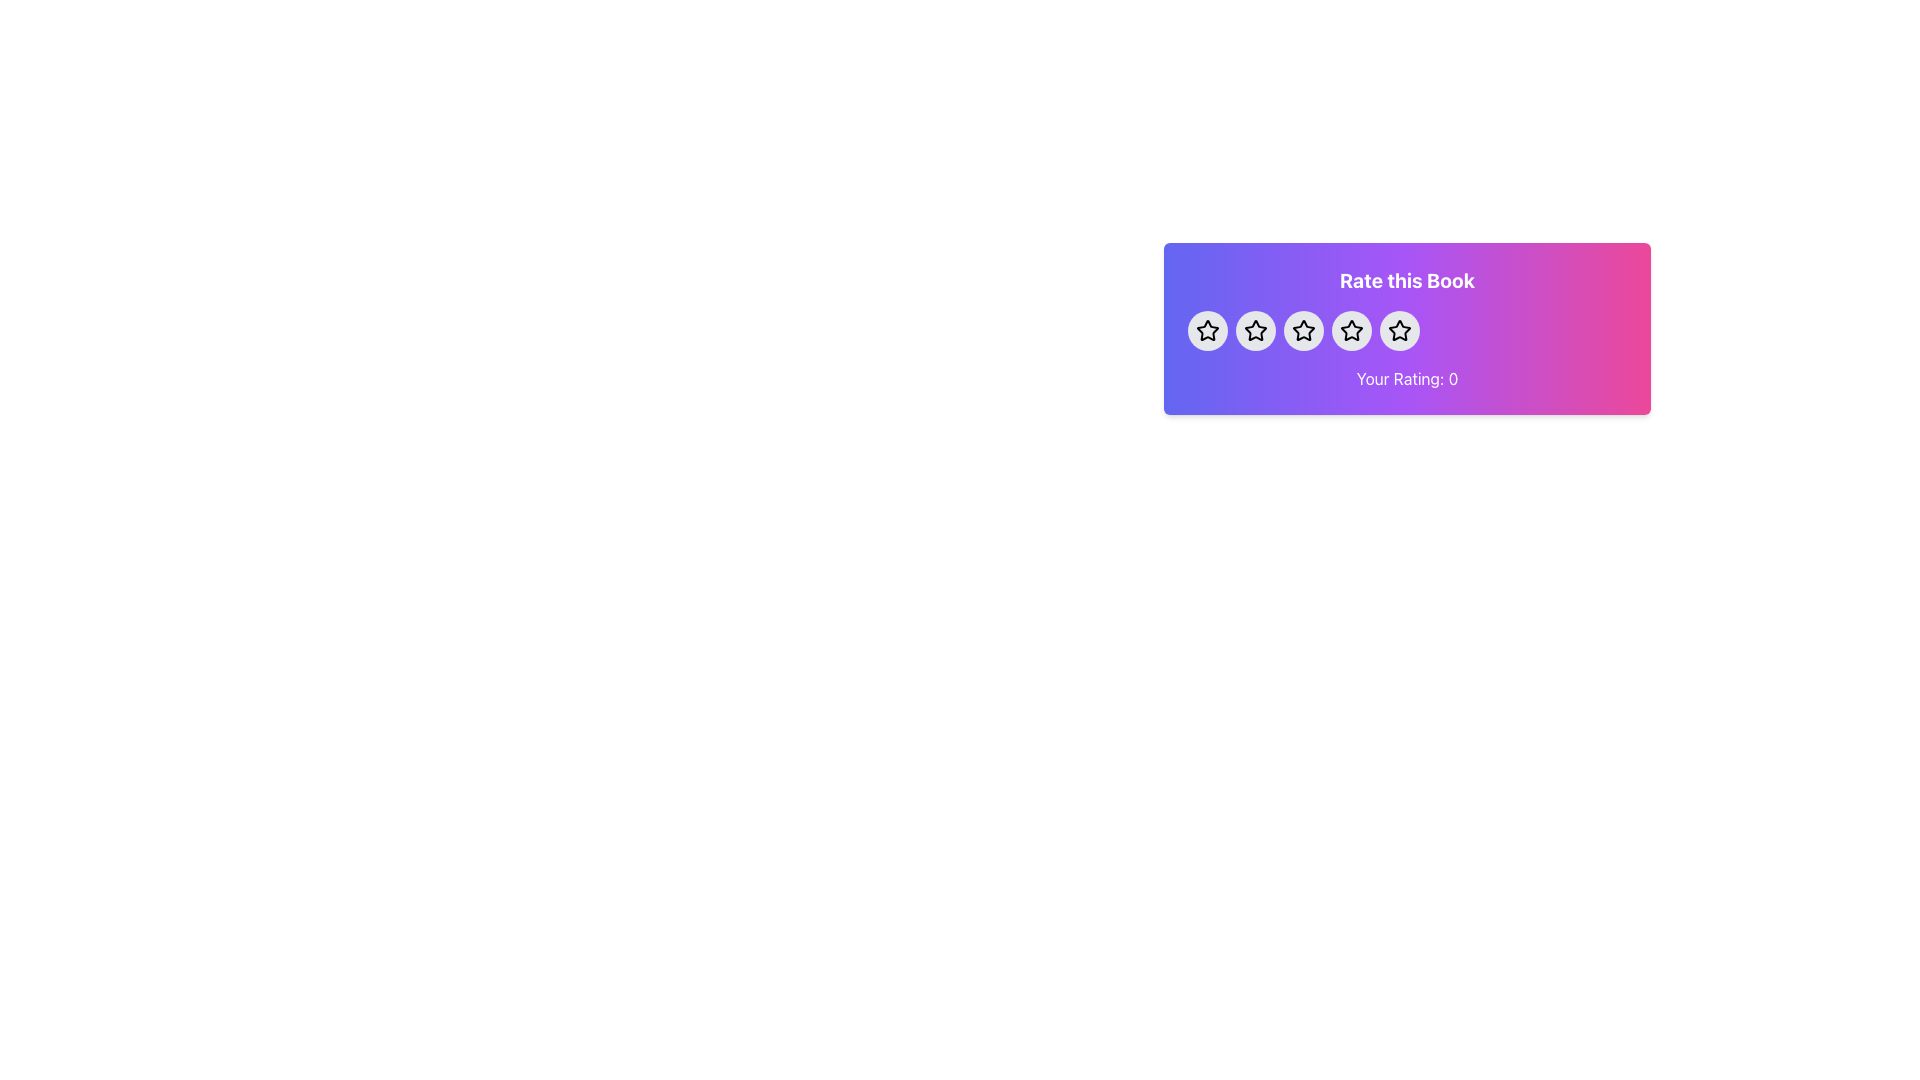  What do you see at coordinates (1352, 330) in the screenshot?
I see `the fourth circular button with a gray background and a black outlined star at its center, which is part of a row of rating buttons` at bounding box center [1352, 330].